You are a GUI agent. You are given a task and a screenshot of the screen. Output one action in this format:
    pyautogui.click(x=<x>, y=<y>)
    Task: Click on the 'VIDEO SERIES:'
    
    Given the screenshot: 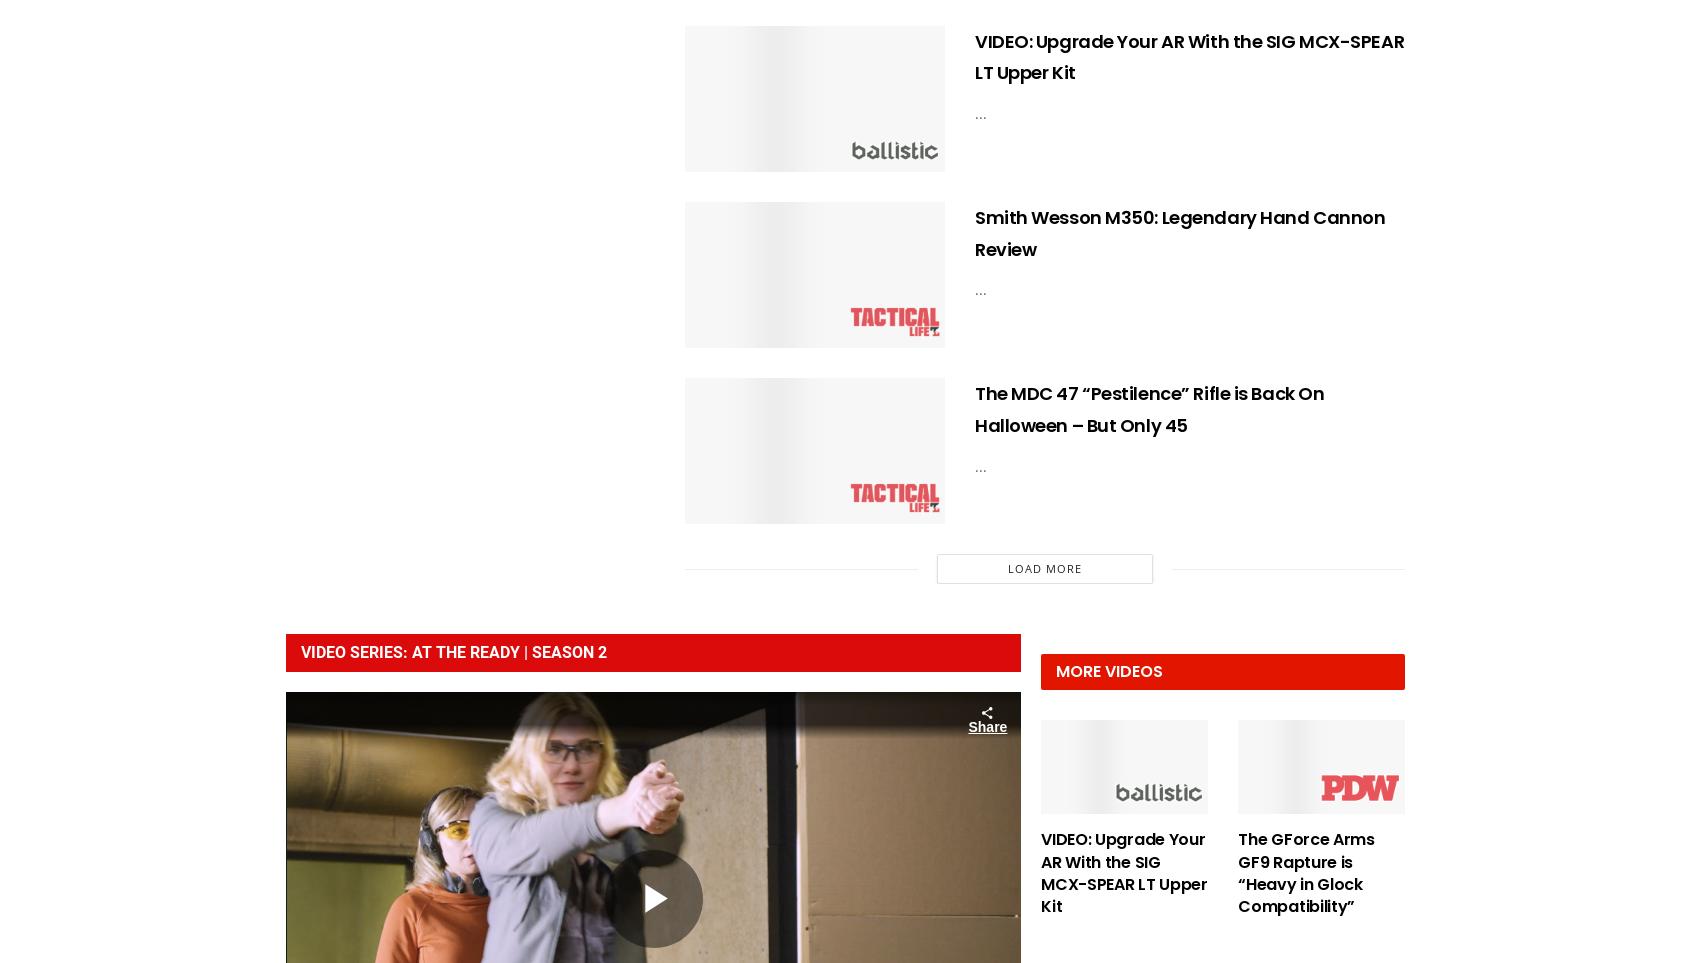 What is the action you would take?
    pyautogui.click(x=356, y=651)
    